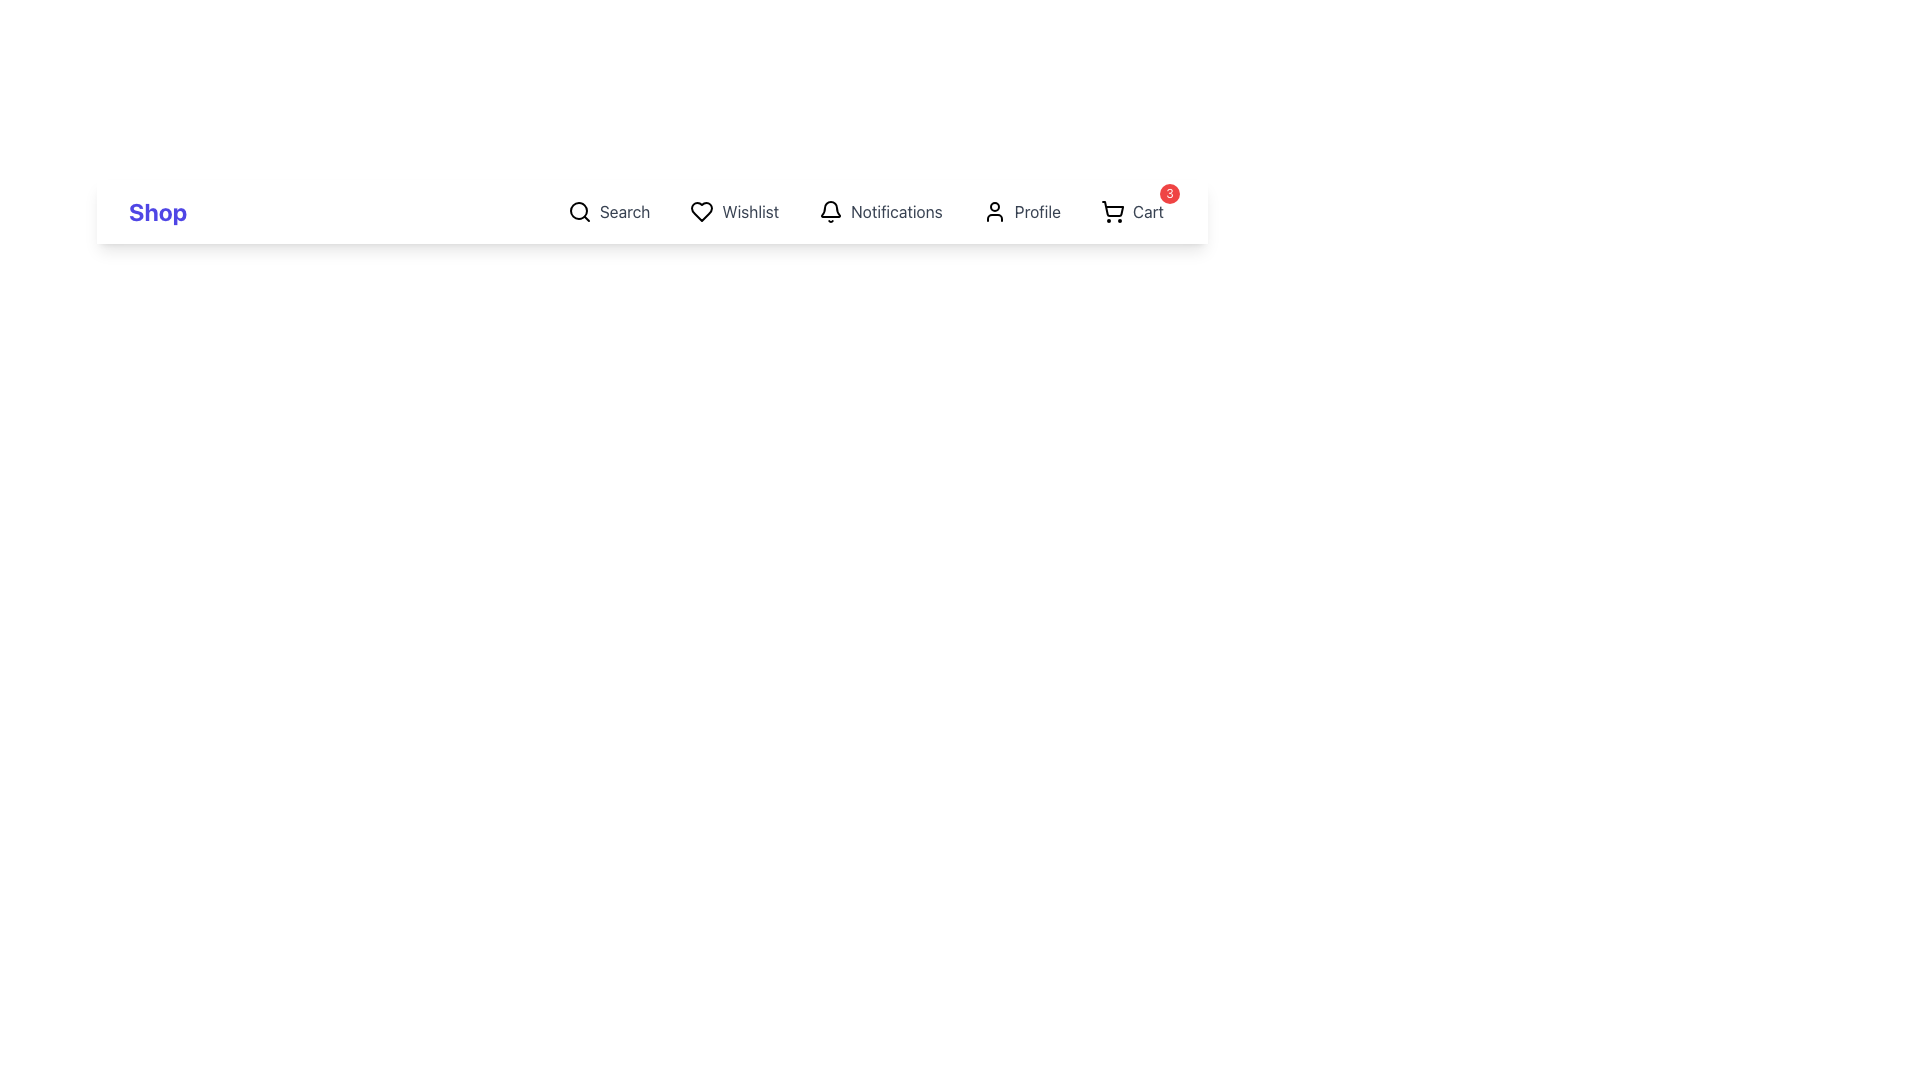 The width and height of the screenshot is (1920, 1080). I want to click on the 'Shop' text label, which is the first element on the left of the navigation bar at the top of the interface, so click(157, 212).